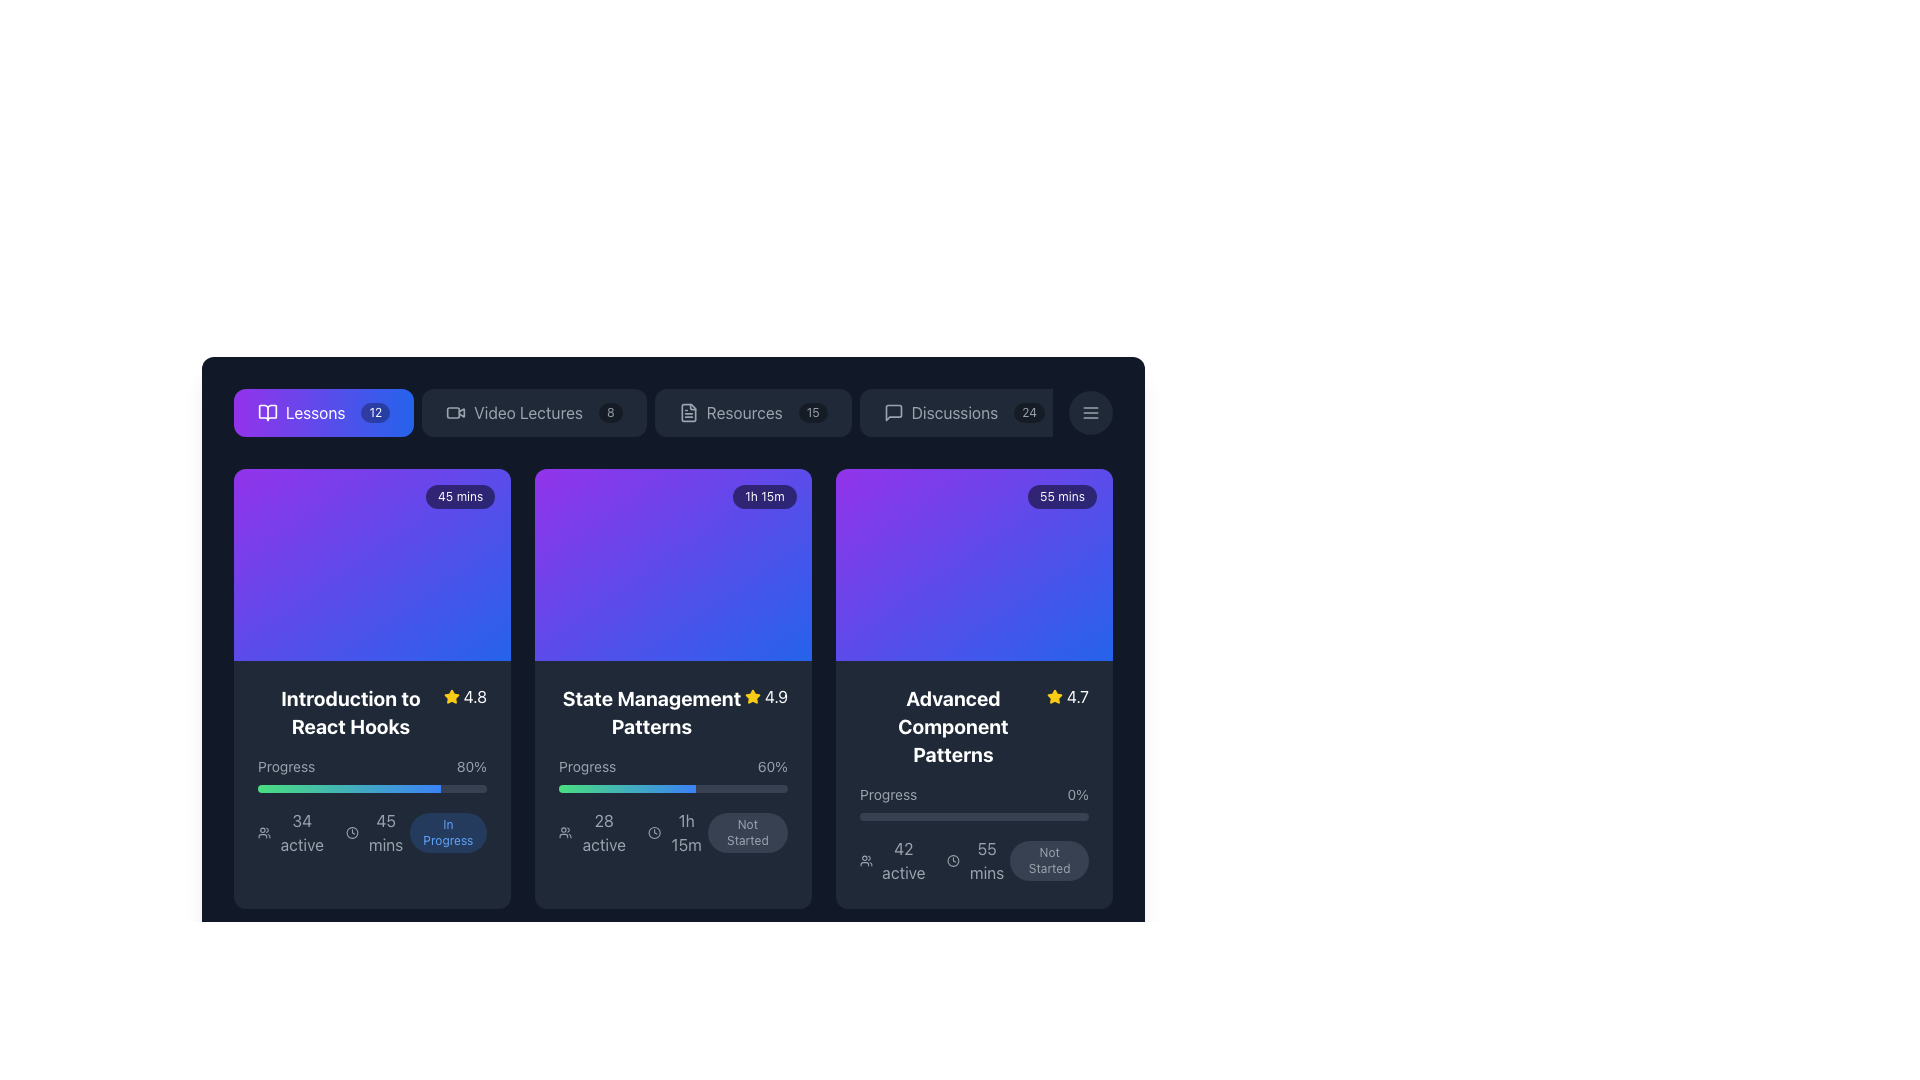 The height and width of the screenshot is (1080, 1920). I want to click on the text label displaying '28 active' located in the middle card of the horizontally displayed list, positioned below the progress bar, so click(603, 833).